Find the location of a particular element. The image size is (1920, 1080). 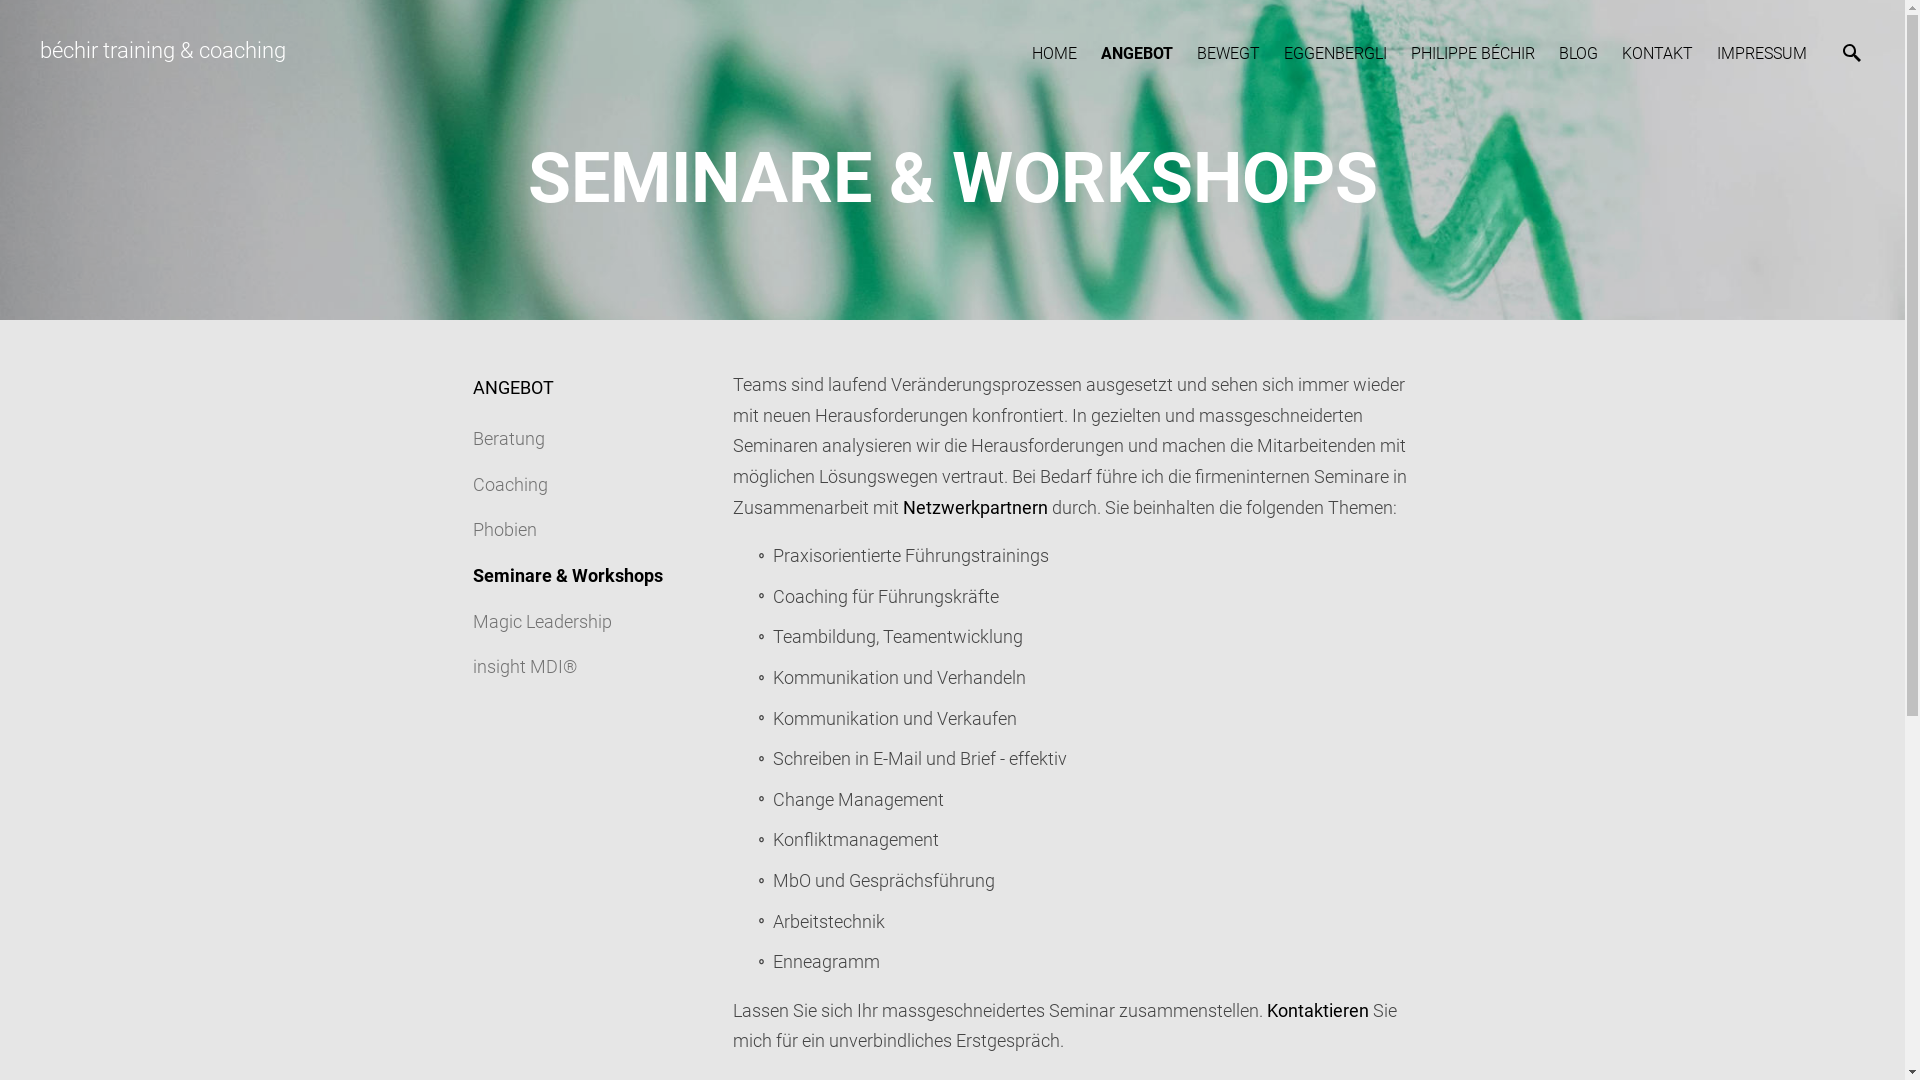

'Coaching' is located at coordinates (509, 484).